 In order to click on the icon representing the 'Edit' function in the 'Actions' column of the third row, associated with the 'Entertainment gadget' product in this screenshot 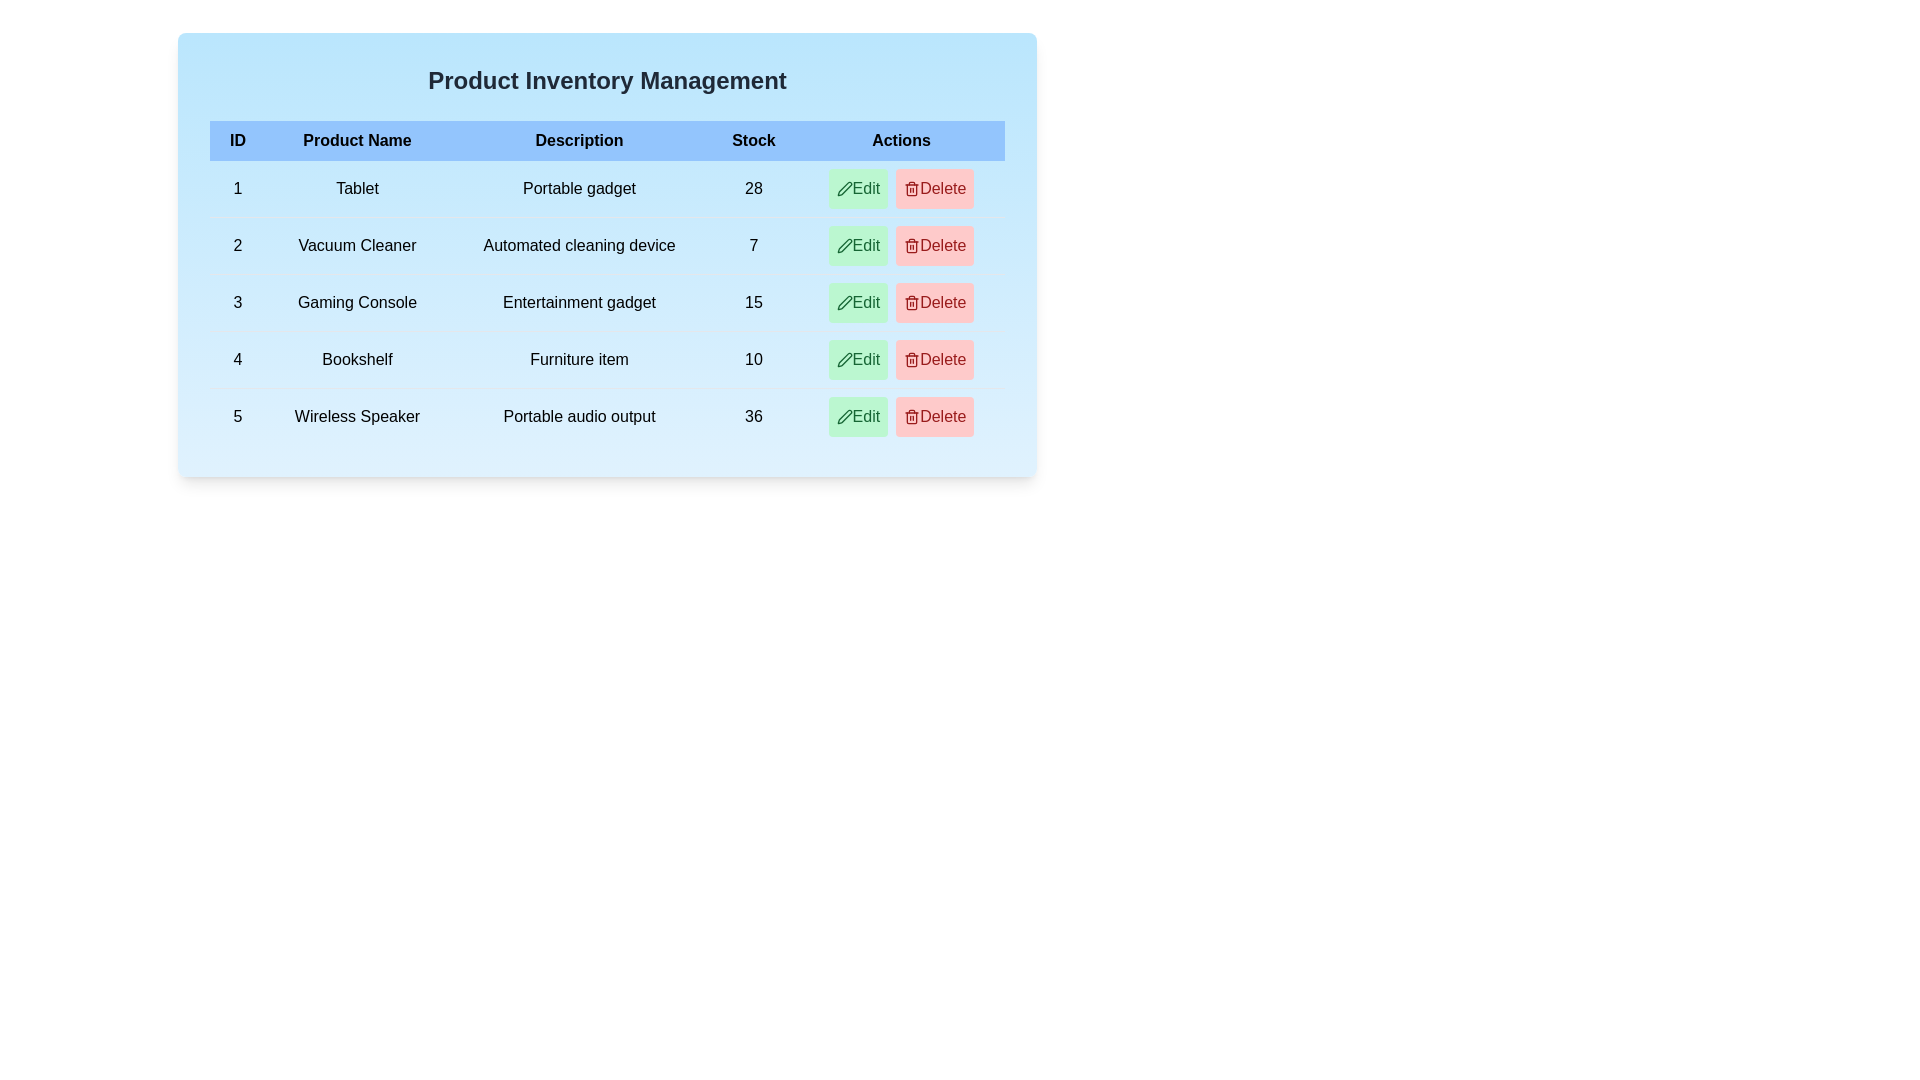, I will do `click(844, 303)`.